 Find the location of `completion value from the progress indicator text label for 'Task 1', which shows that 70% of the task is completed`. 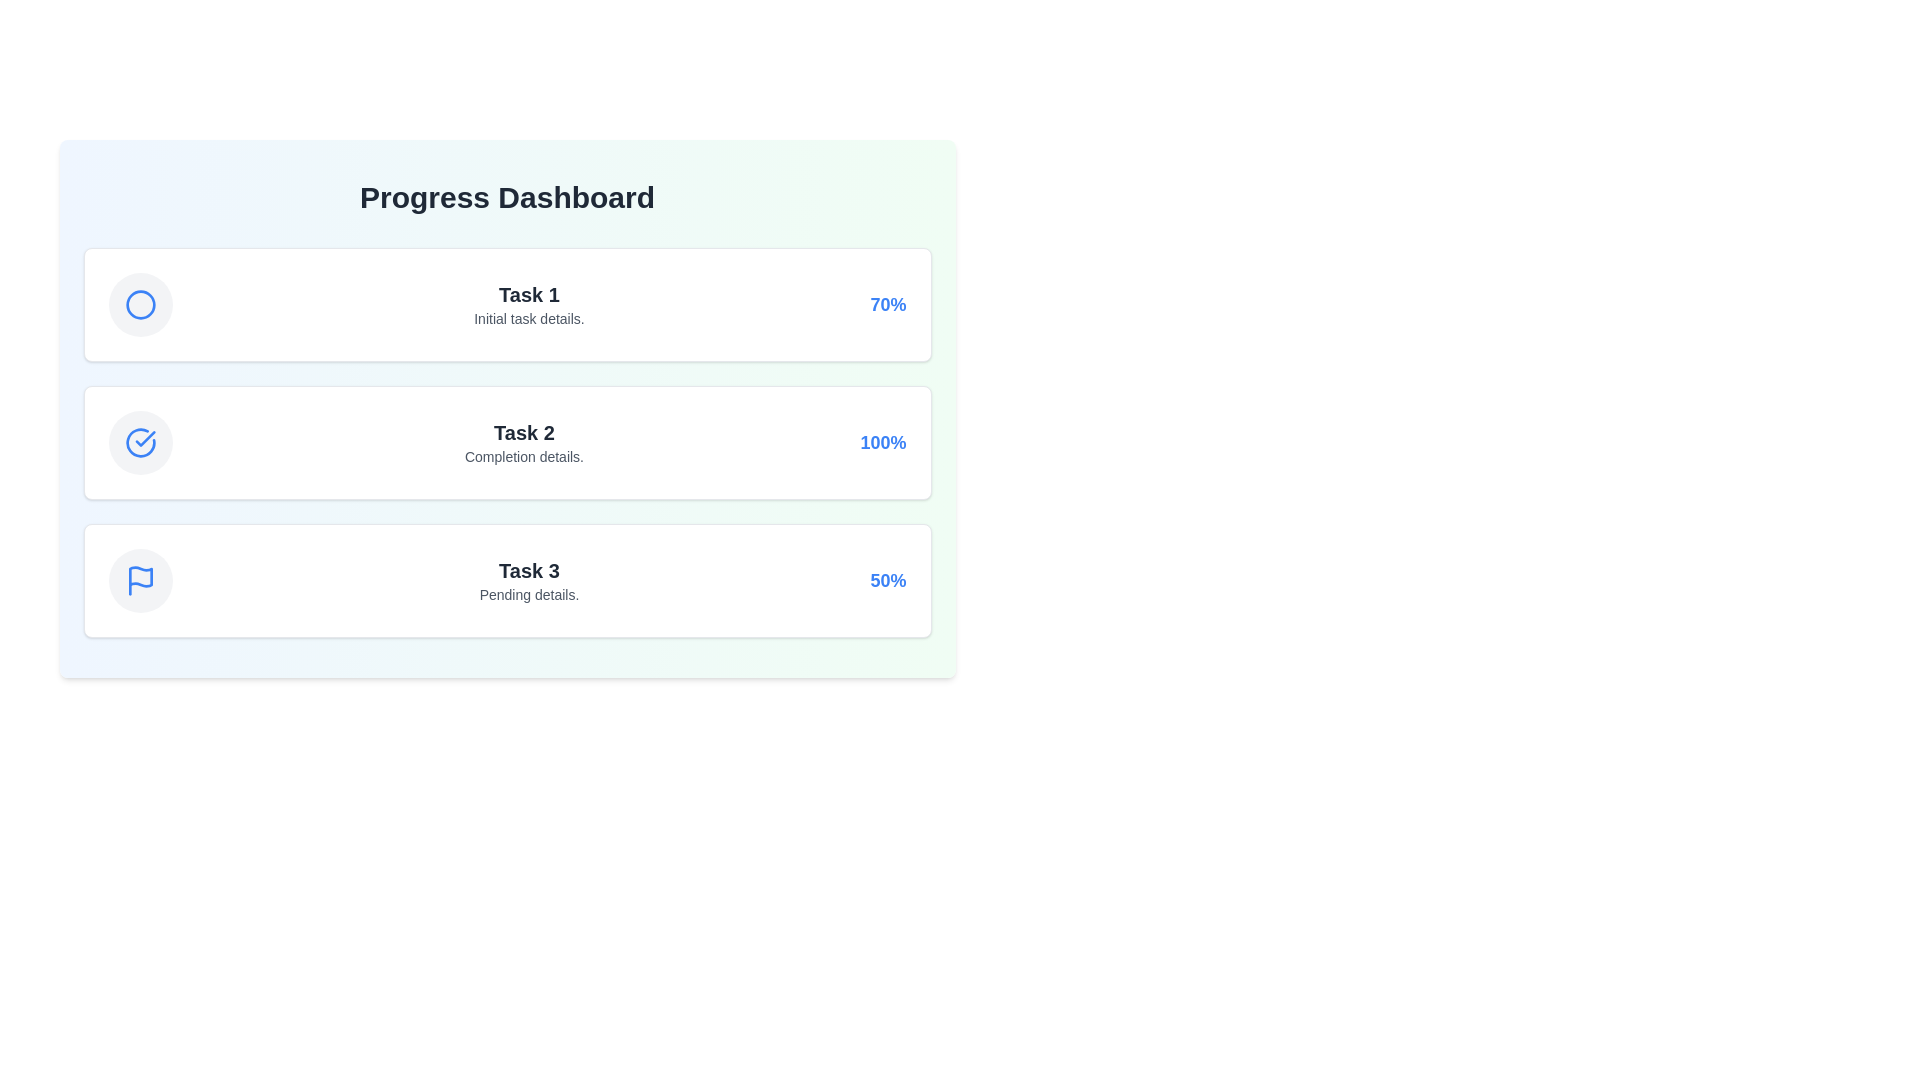

completion value from the progress indicator text label for 'Task 1', which shows that 70% of the task is completed is located at coordinates (887, 304).